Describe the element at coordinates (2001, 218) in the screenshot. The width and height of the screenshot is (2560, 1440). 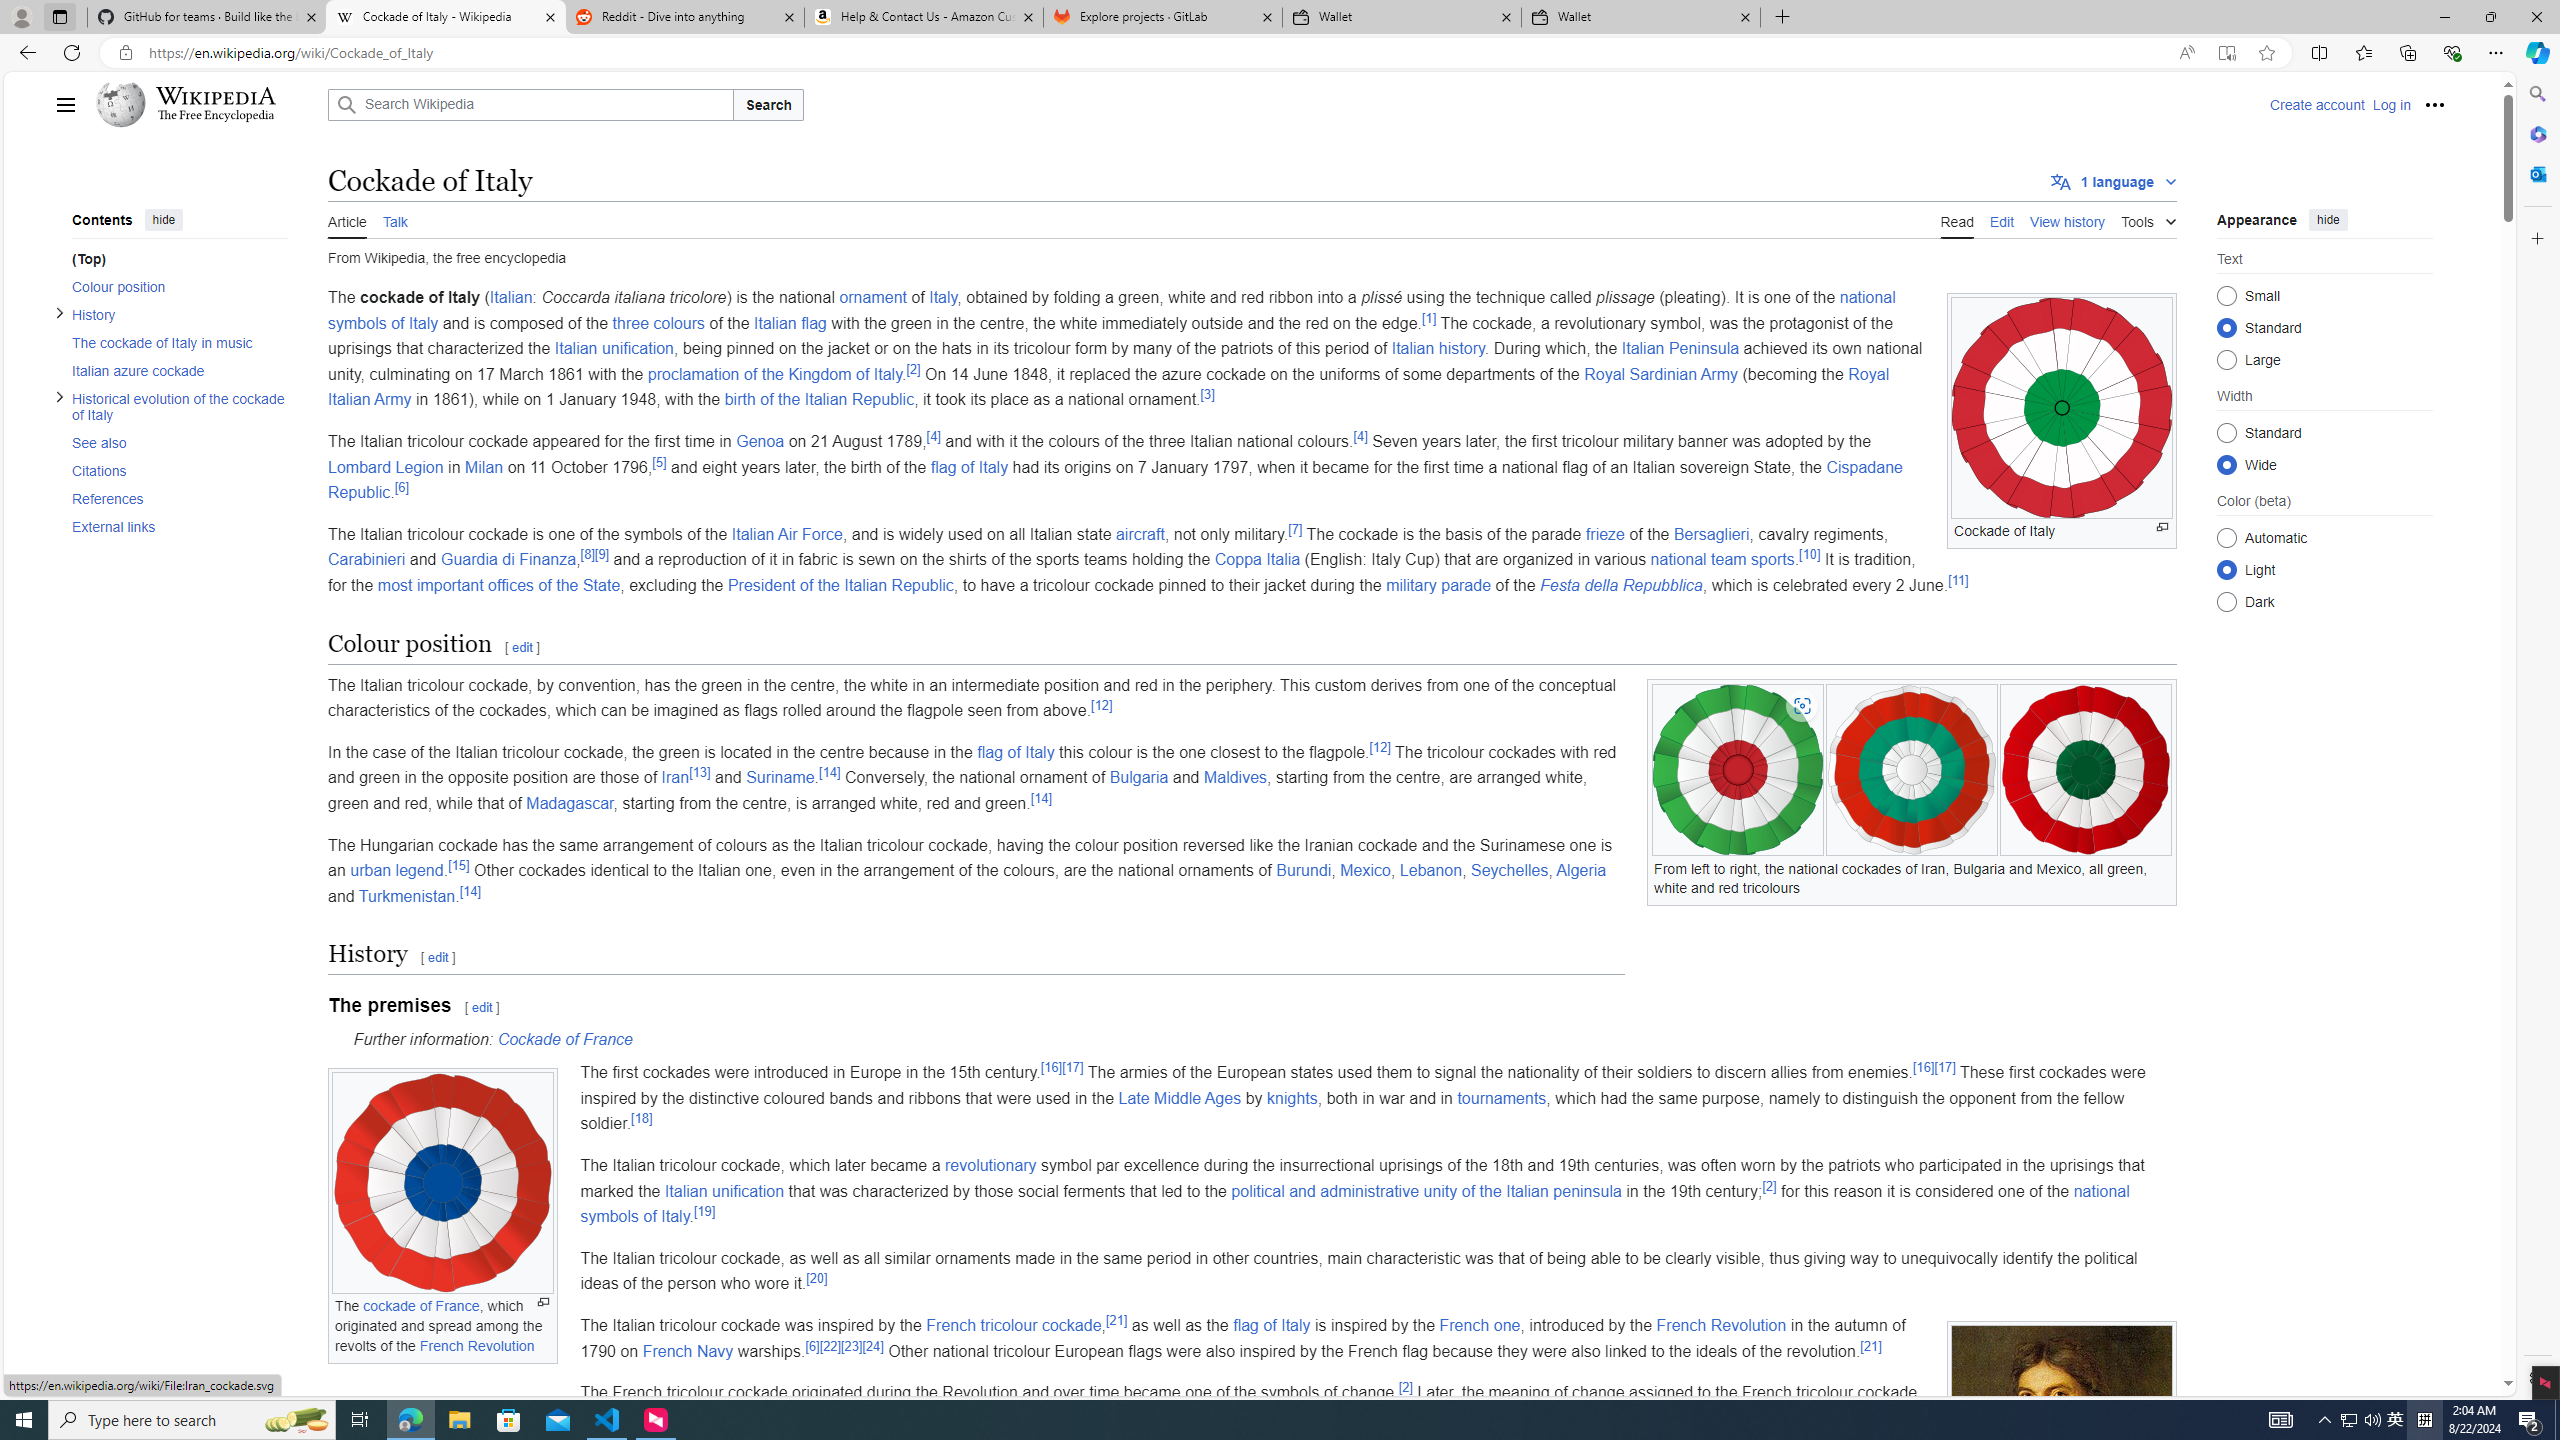
I see `'Edit'` at that location.